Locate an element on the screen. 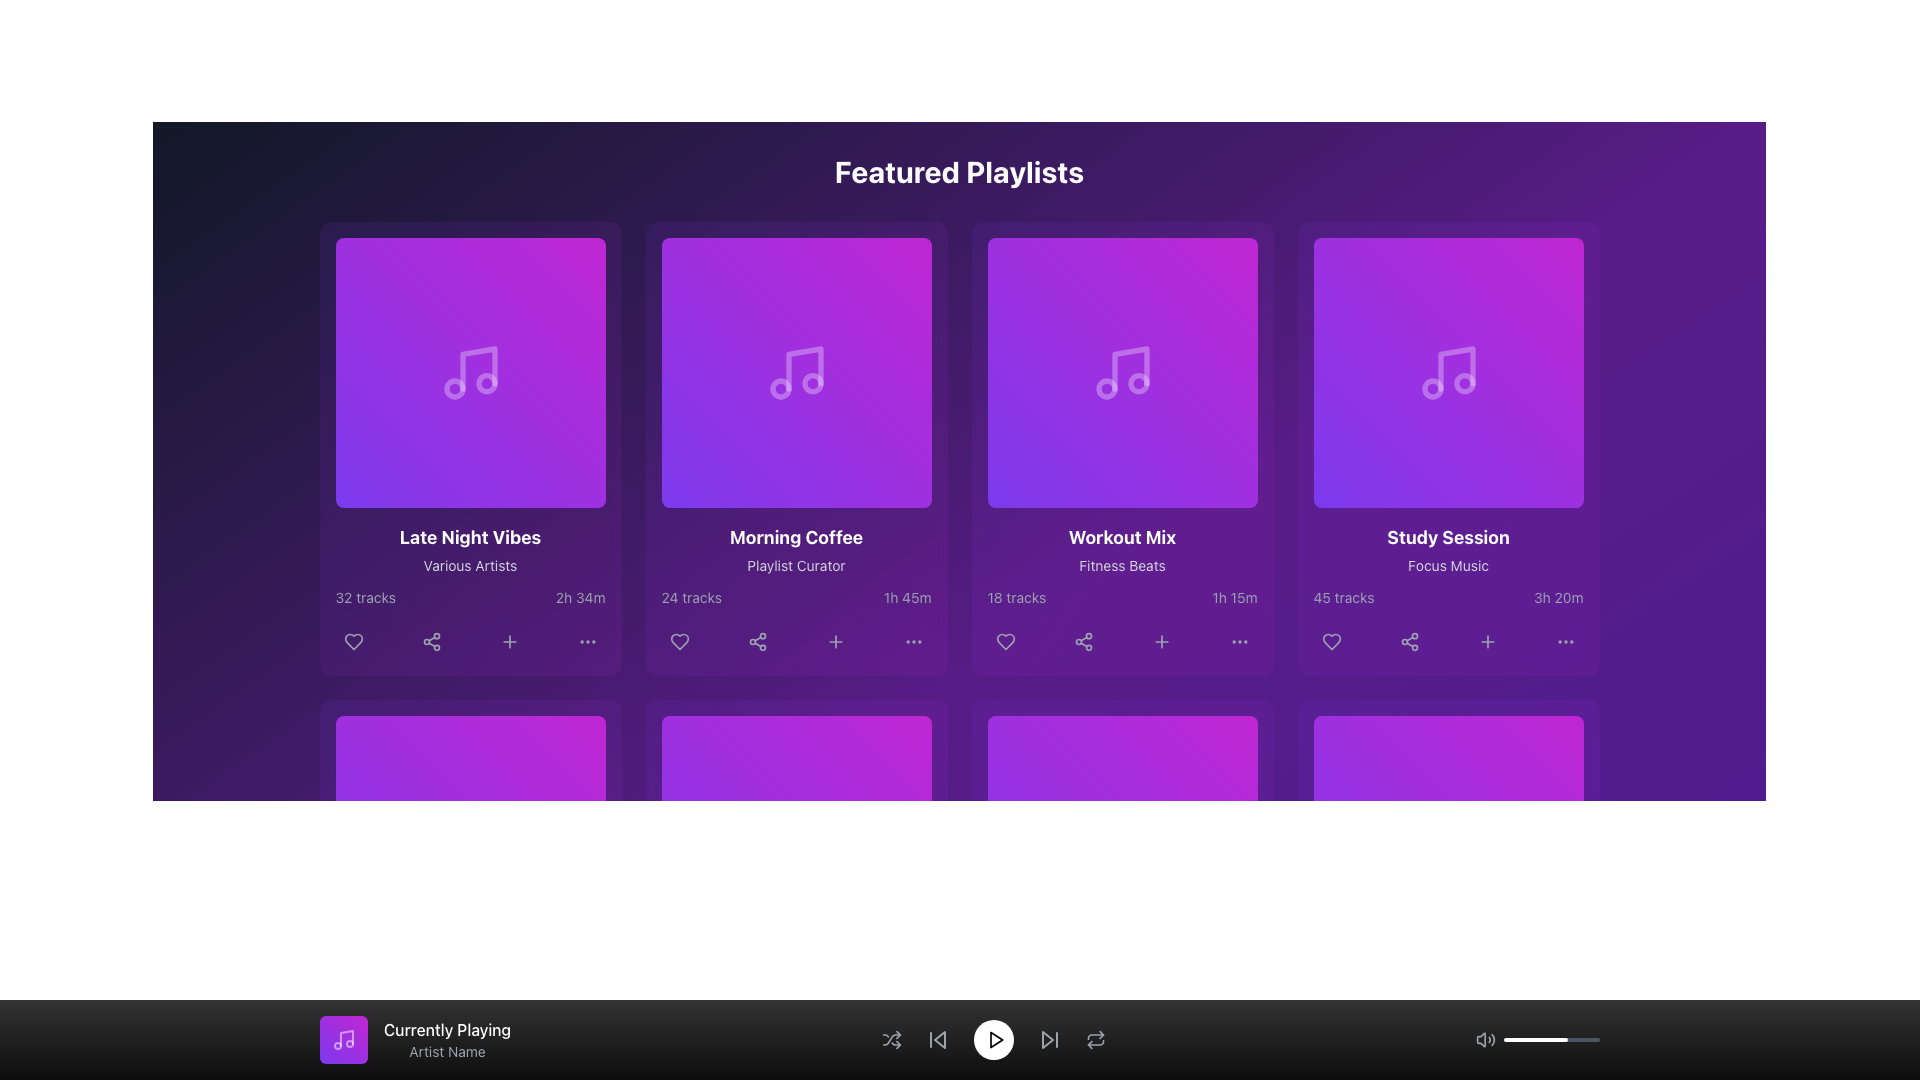 Image resolution: width=1920 pixels, height=1080 pixels. the volume level is located at coordinates (1563, 1039).